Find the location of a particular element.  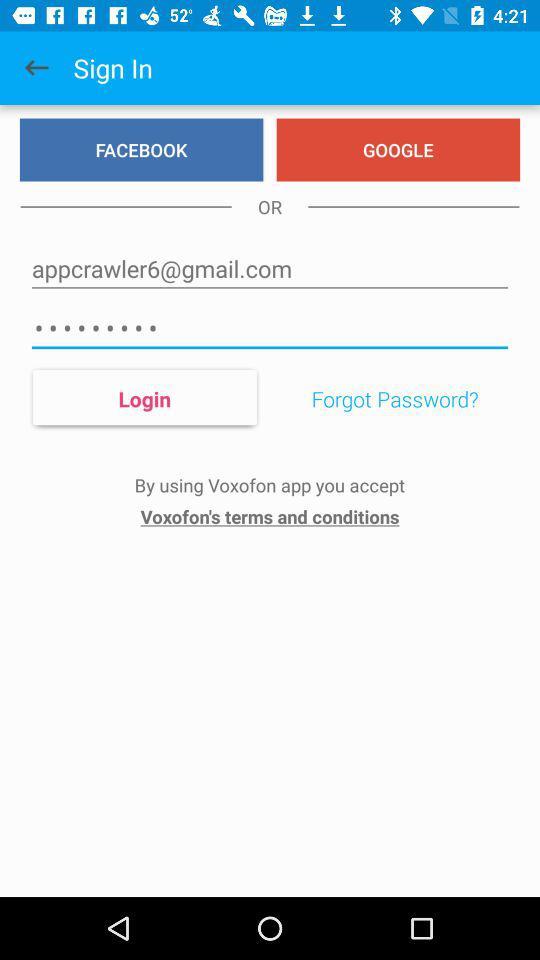

the appcrawler6@gmail.com icon is located at coordinates (270, 268).